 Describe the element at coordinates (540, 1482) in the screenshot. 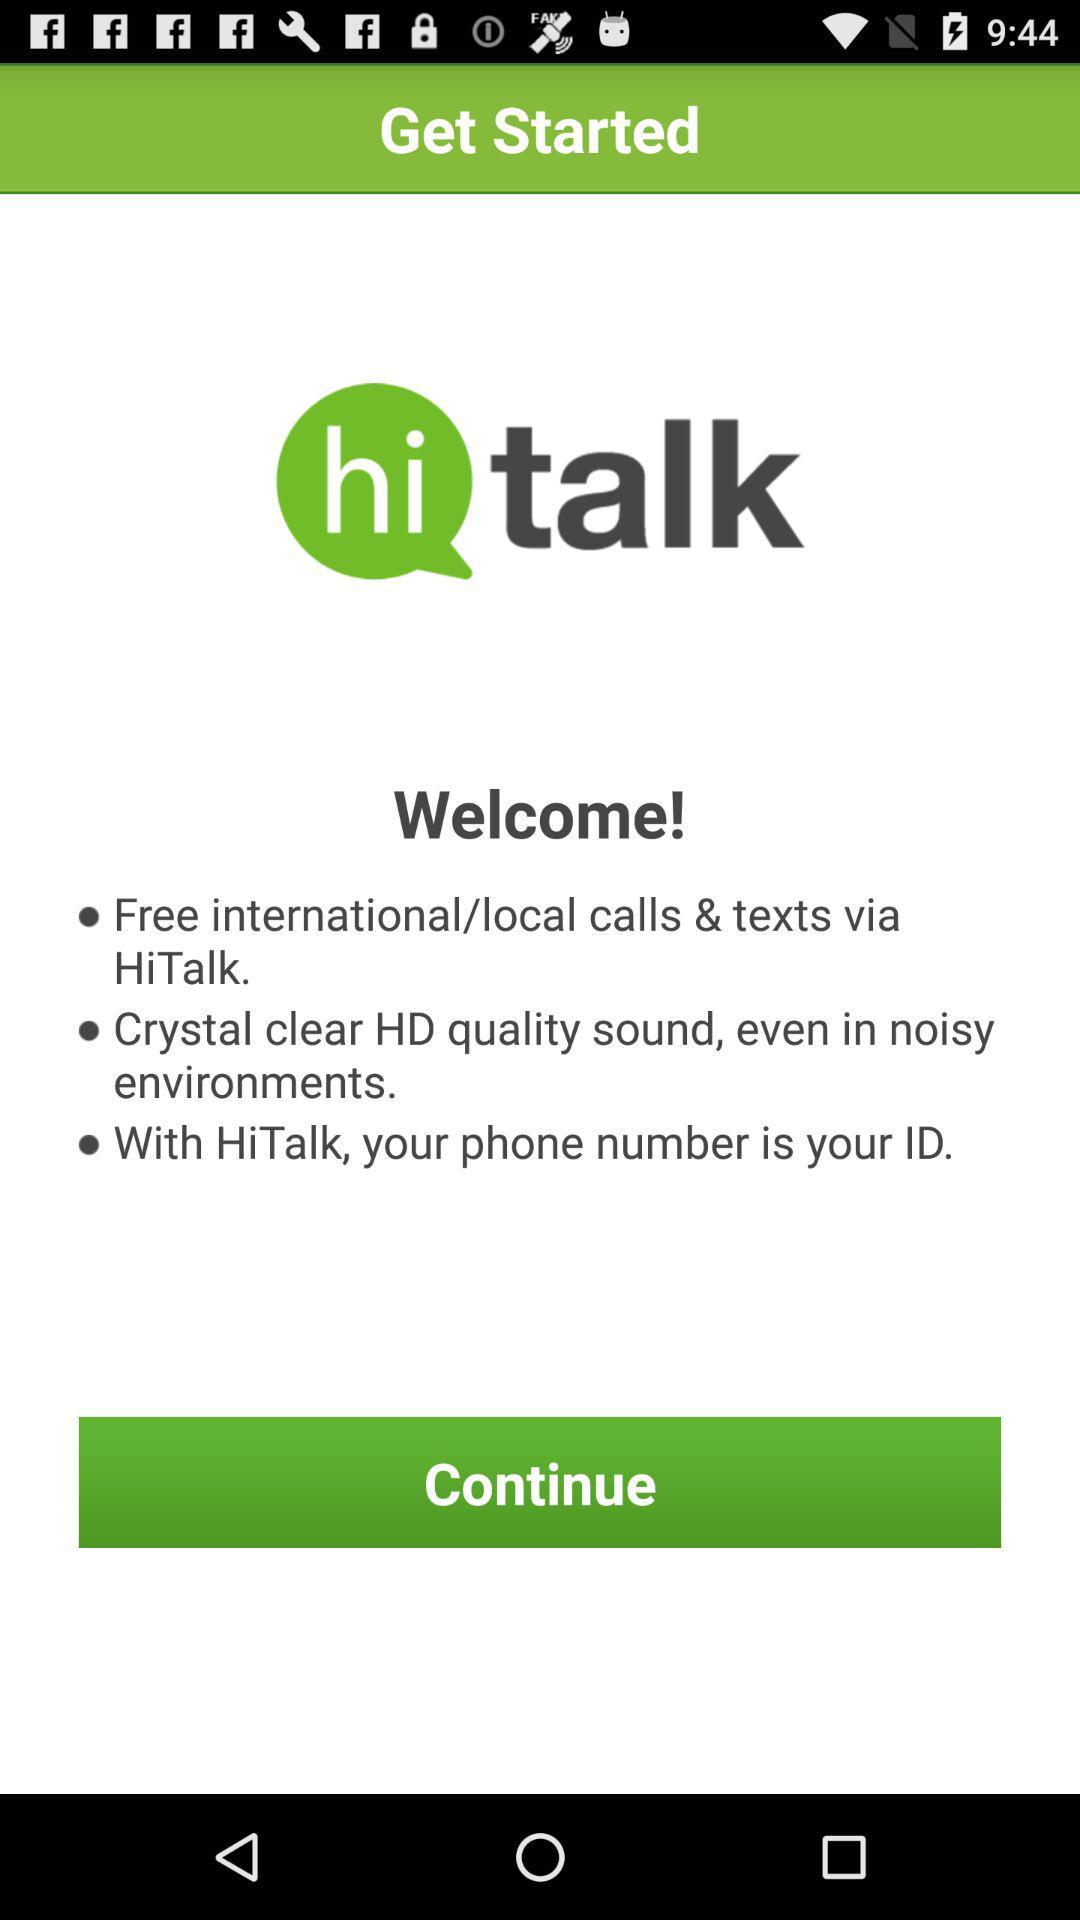

I see `icon at the bottom` at that location.